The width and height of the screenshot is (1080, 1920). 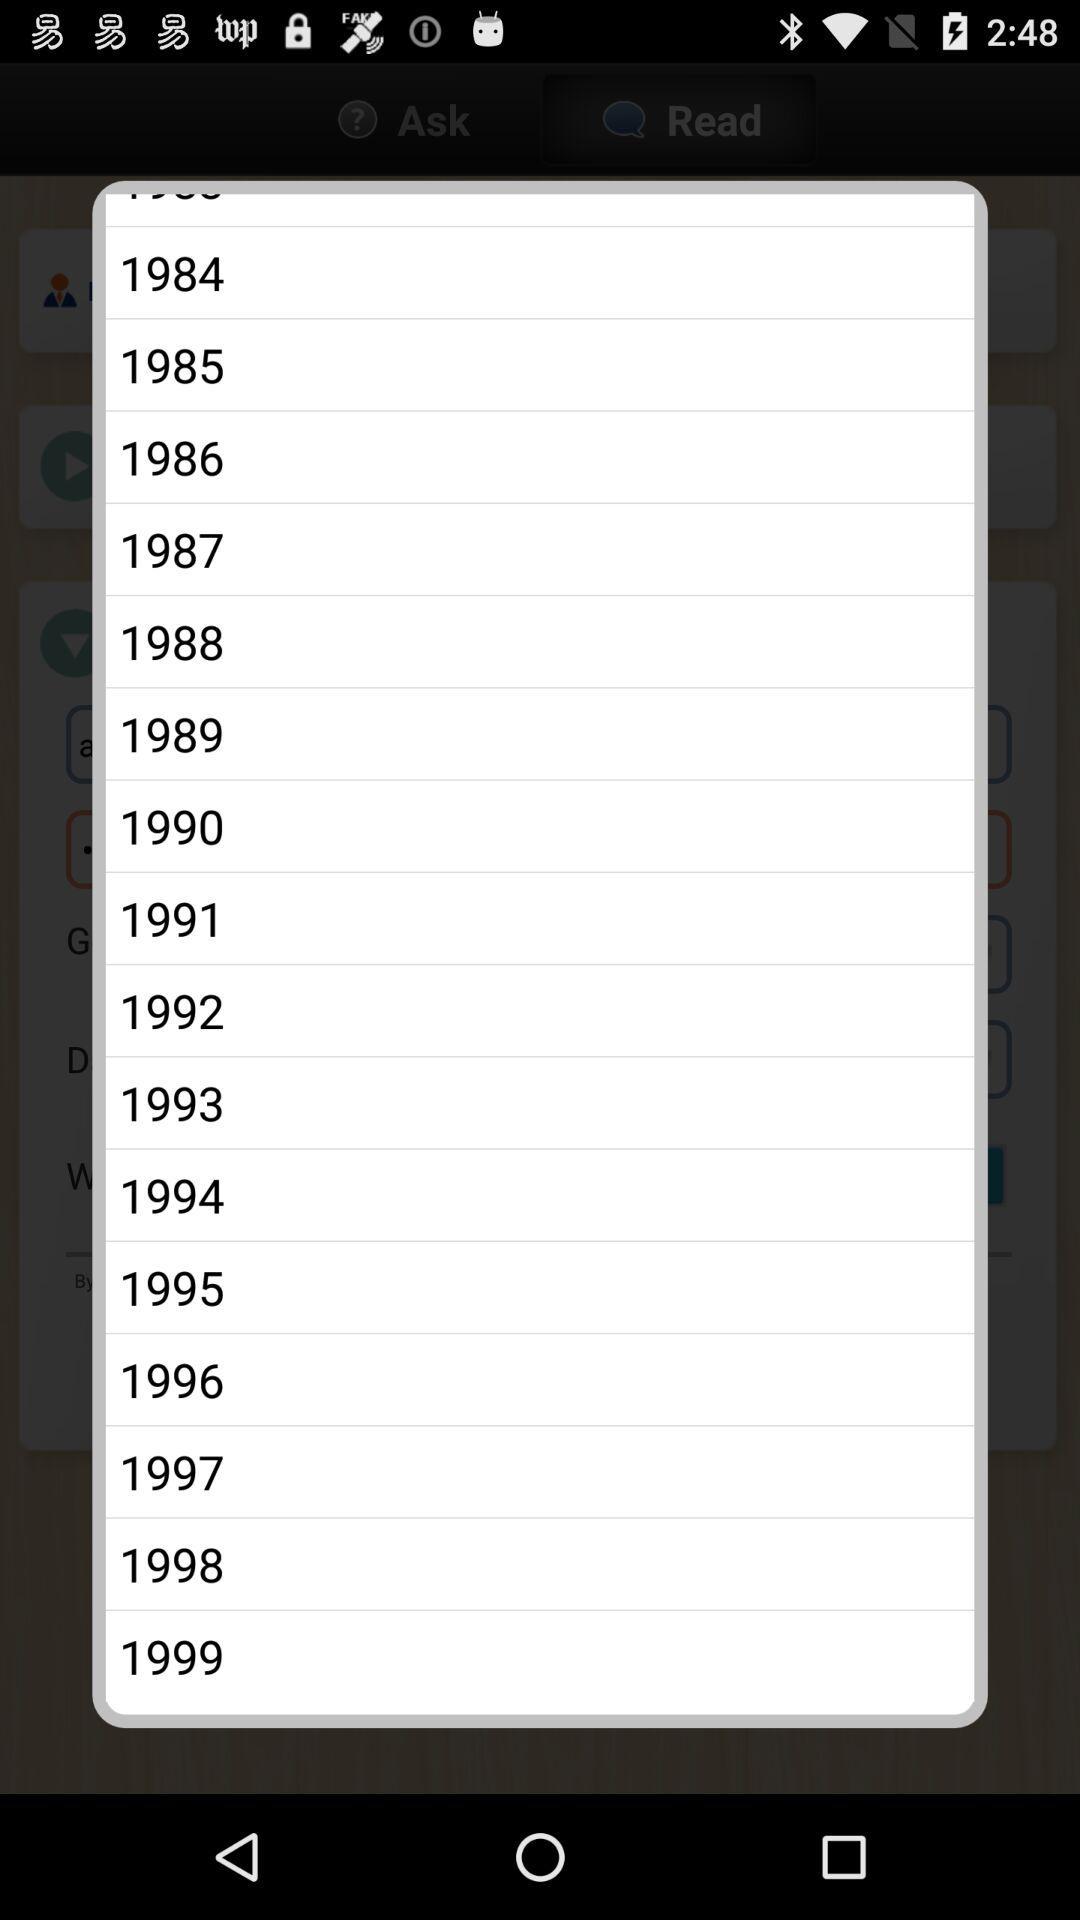 What do you see at coordinates (540, 732) in the screenshot?
I see `the app above 1990 app` at bounding box center [540, 732].